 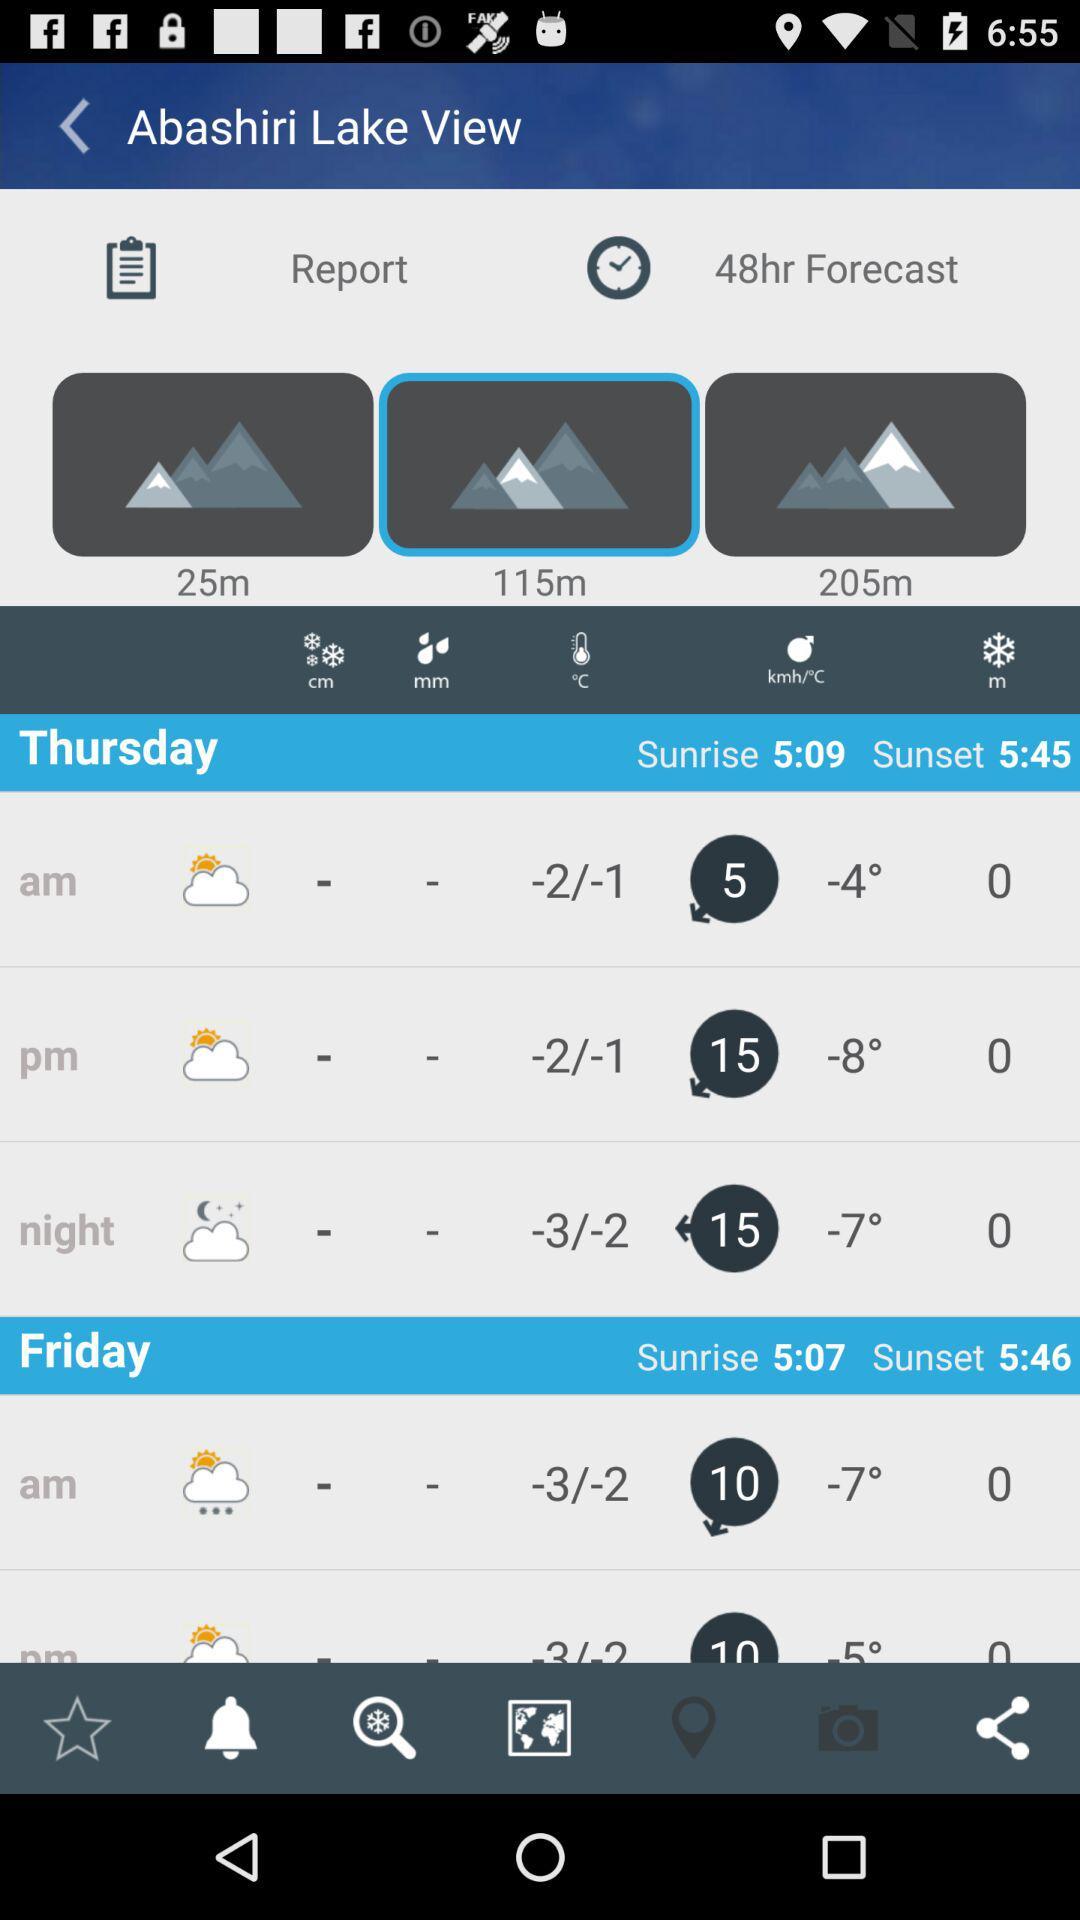 I want to click on the share icon, so click(x=1002, y=1848).